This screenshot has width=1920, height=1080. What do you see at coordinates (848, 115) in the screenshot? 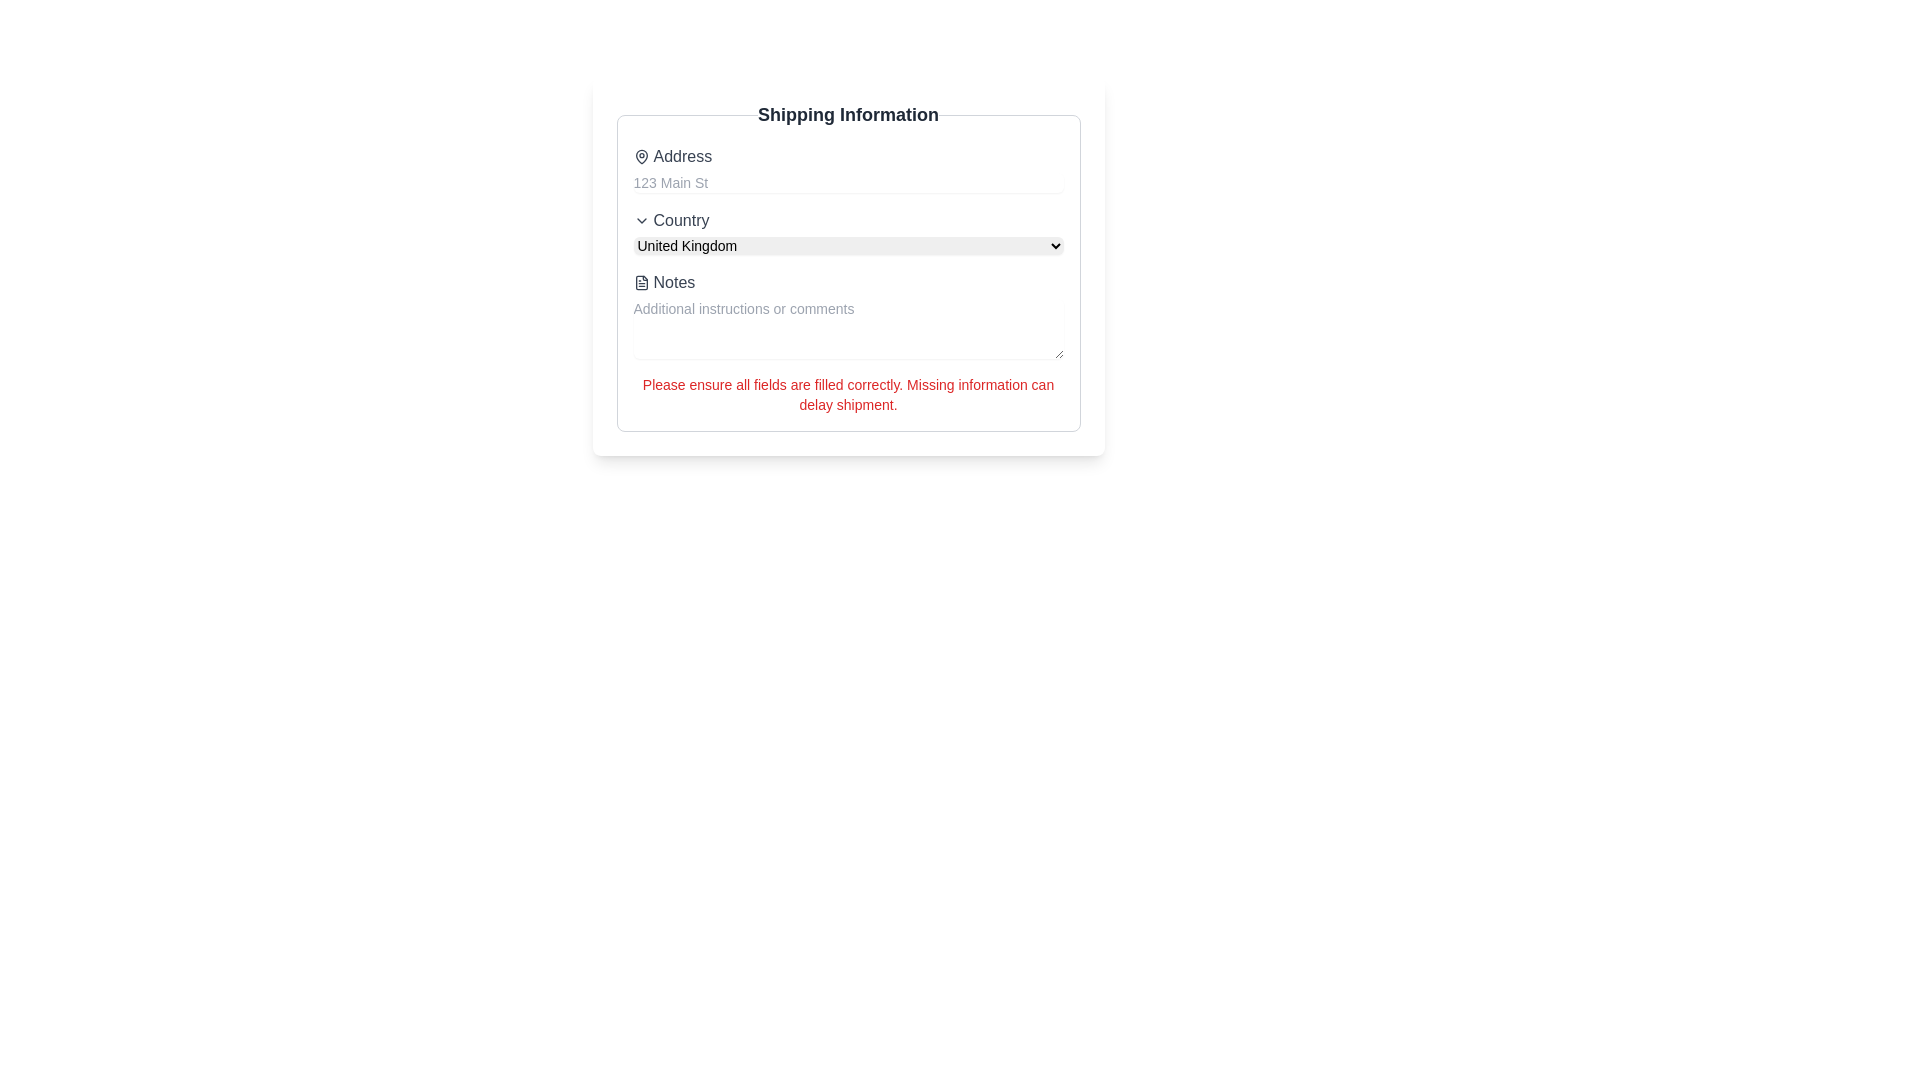
I see `the section header text that provides context and a title for the form fields below it` at bounding box center [848, 115].